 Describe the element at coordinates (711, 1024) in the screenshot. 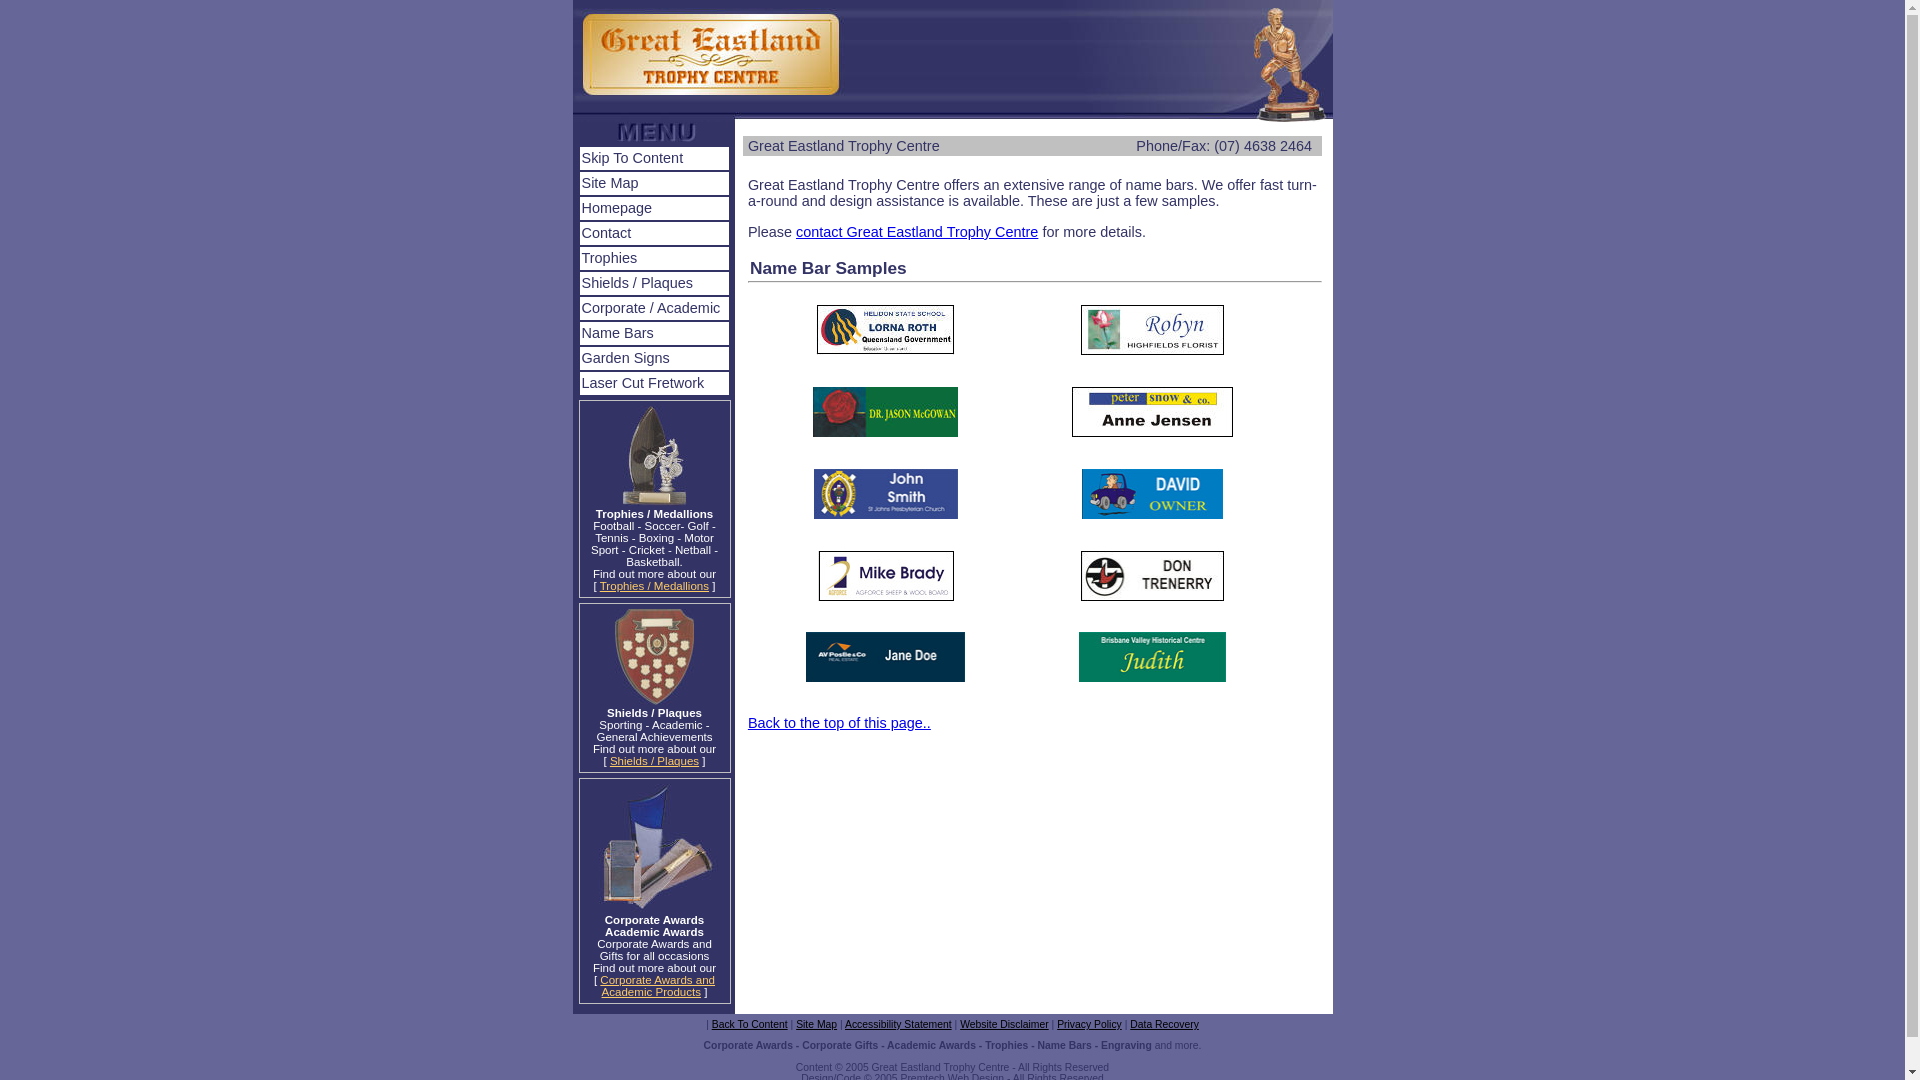

I see `'Back To Content'` at that location.